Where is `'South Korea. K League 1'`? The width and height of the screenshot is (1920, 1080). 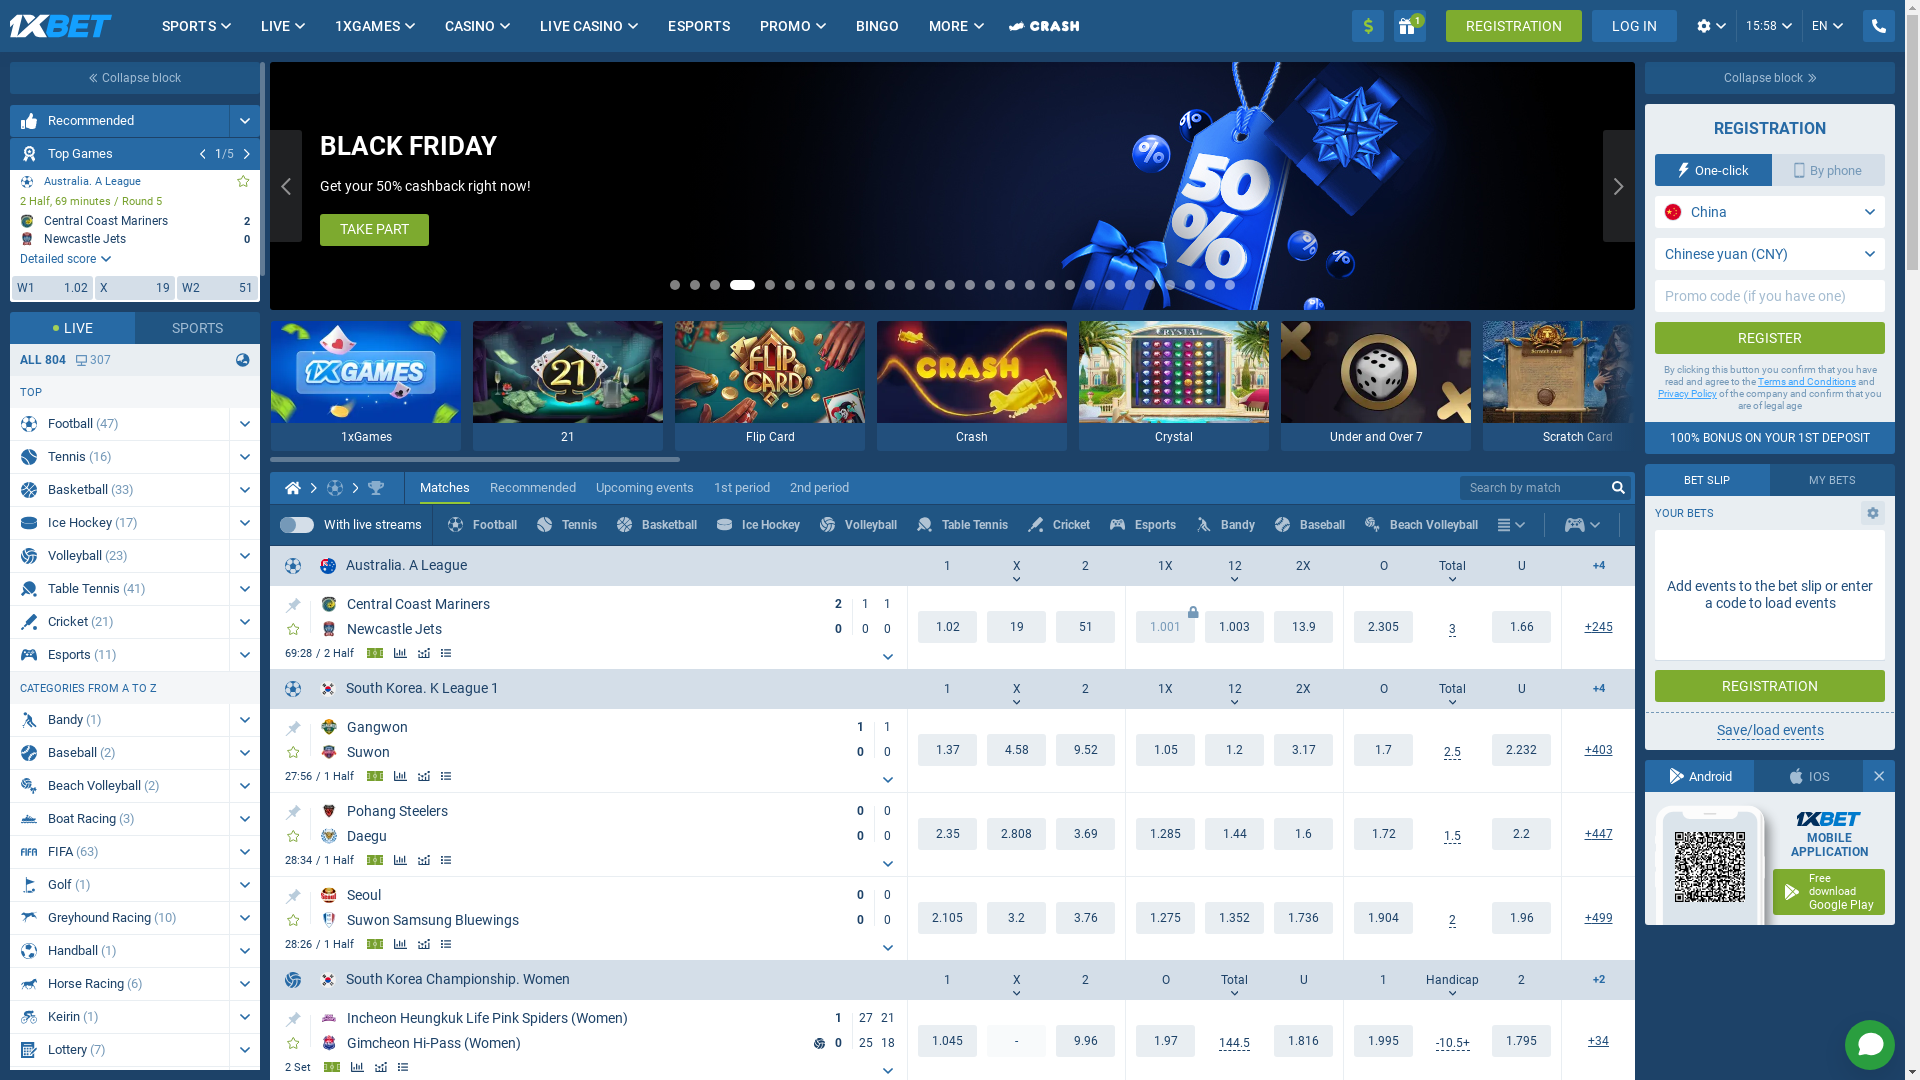 'South Korea. K League 1' is located at coordinates (408, 687).